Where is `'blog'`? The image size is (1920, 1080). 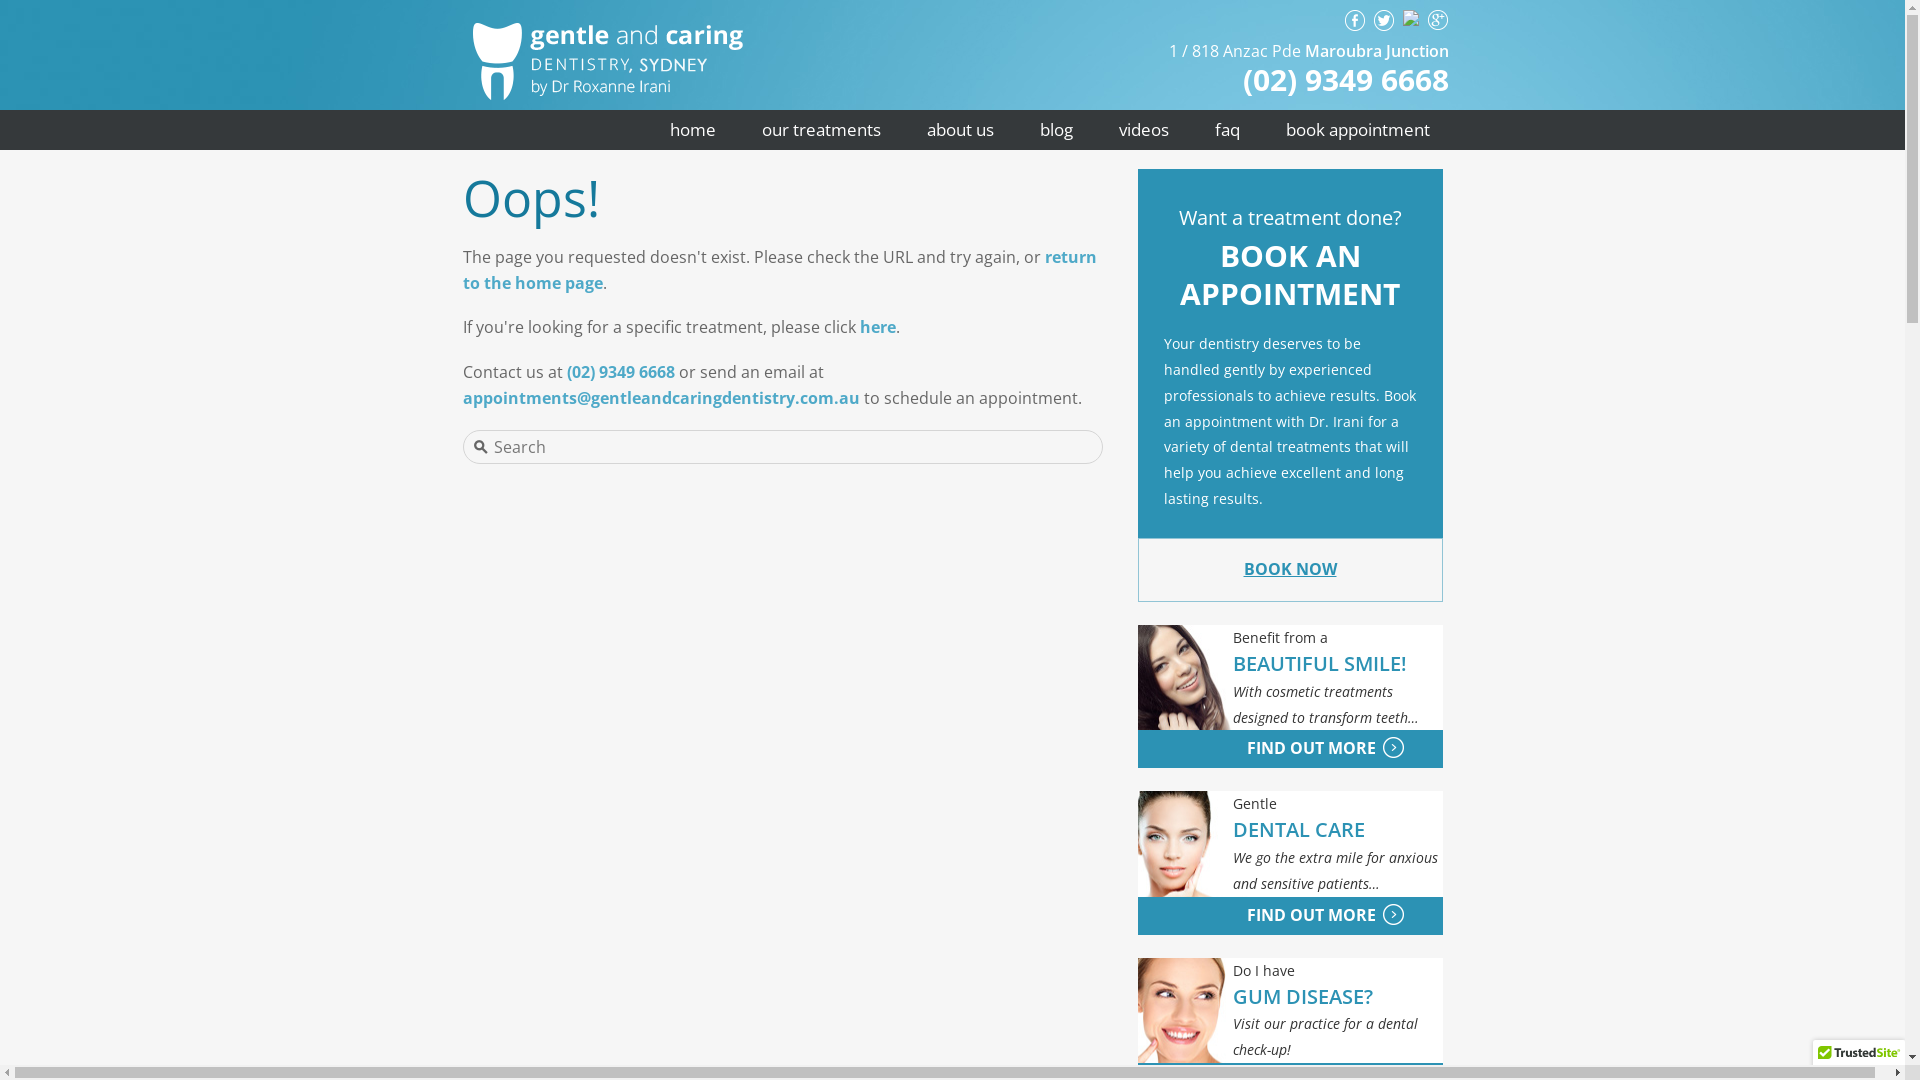
'blog' is located at coordinates (1054, 130).